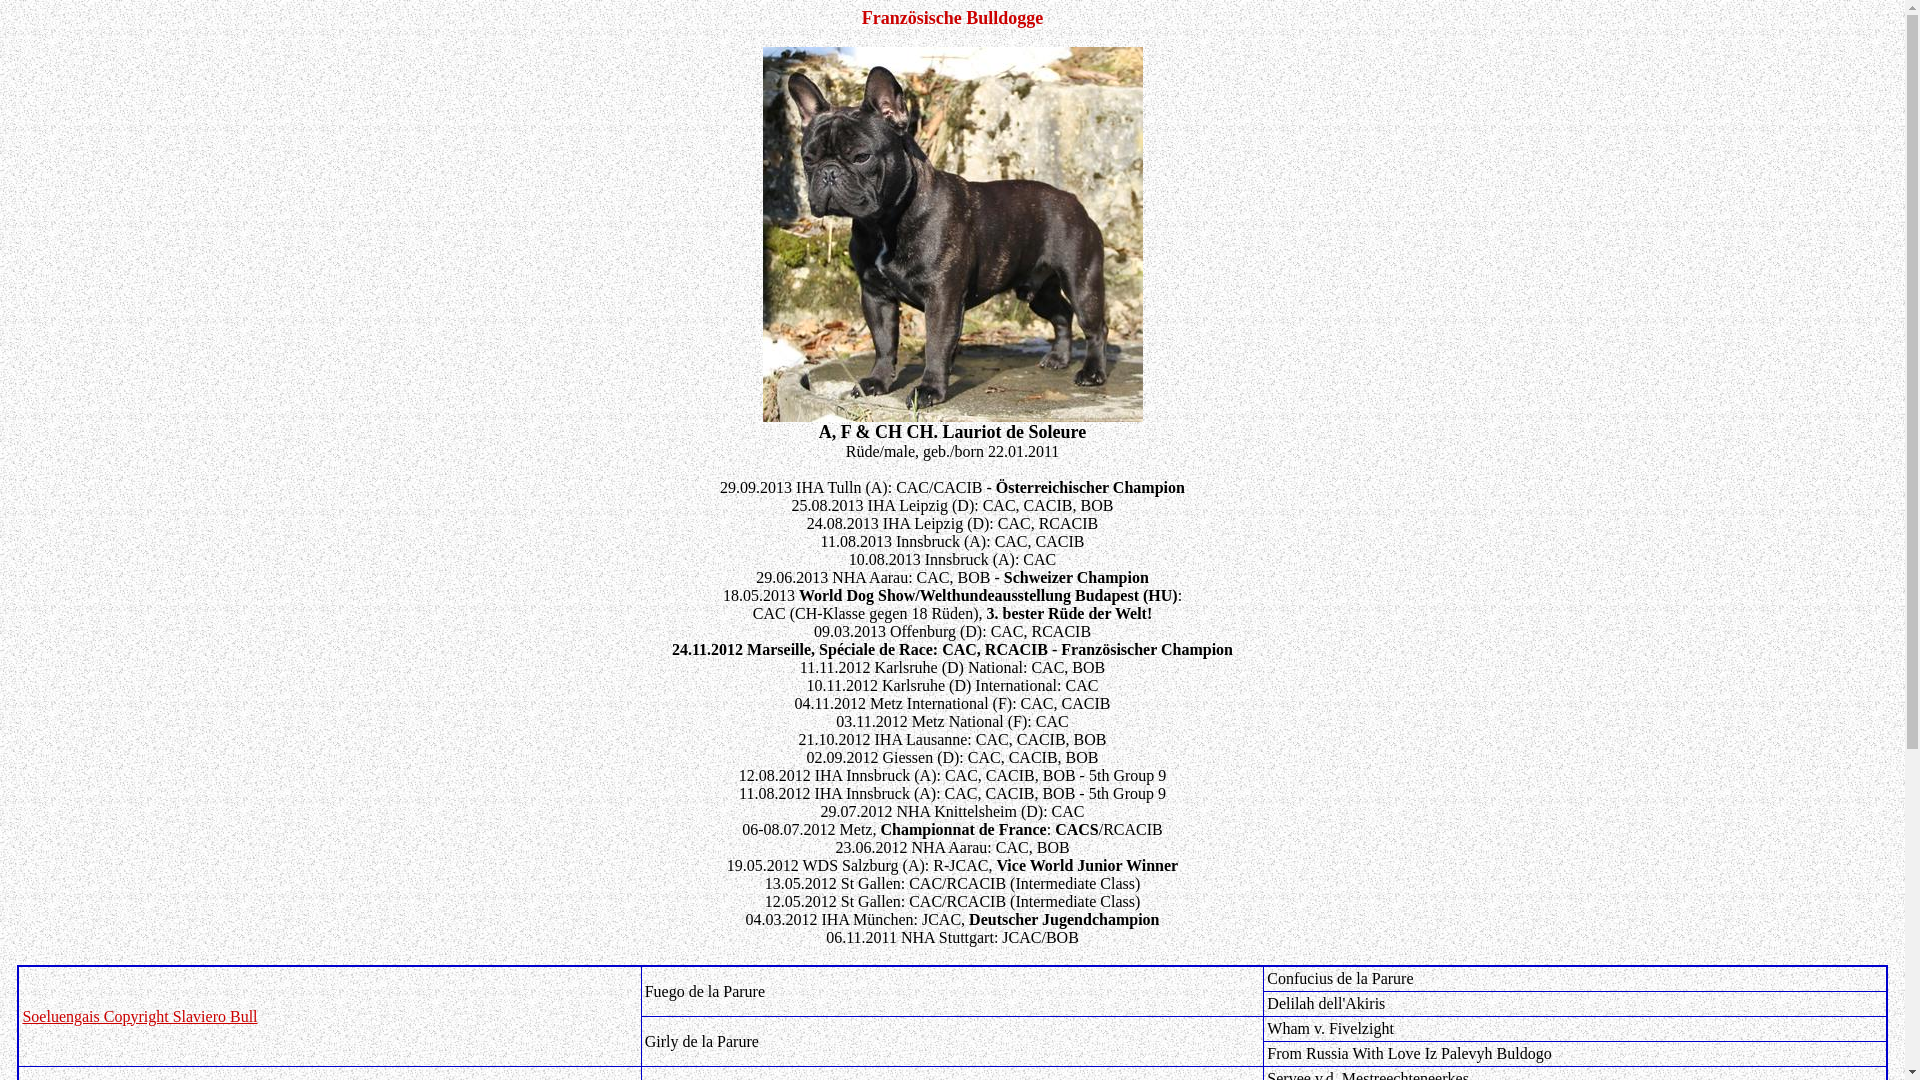 The height and width of the screenshot is (1080, 1920). What do you see at coordinates (138, 1016) in the screenshot?
I see `'Soeluengais Copyright Slaviero Bull'` at bounding box center [138, 1016].